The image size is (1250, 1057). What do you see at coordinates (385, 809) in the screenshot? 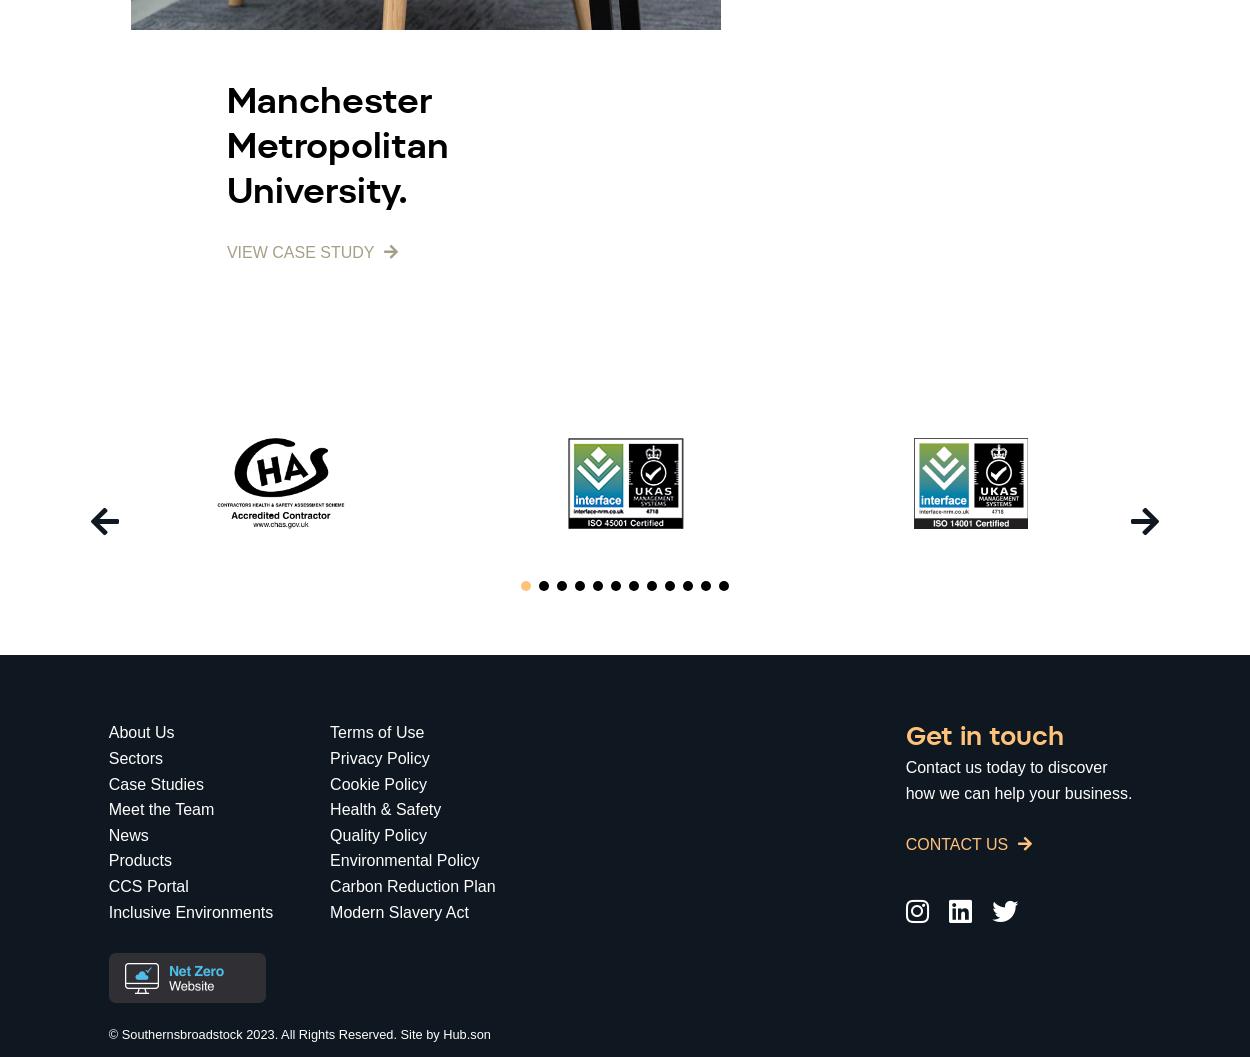
I see `'Health & Safety'` at bounding box center [385, 809].